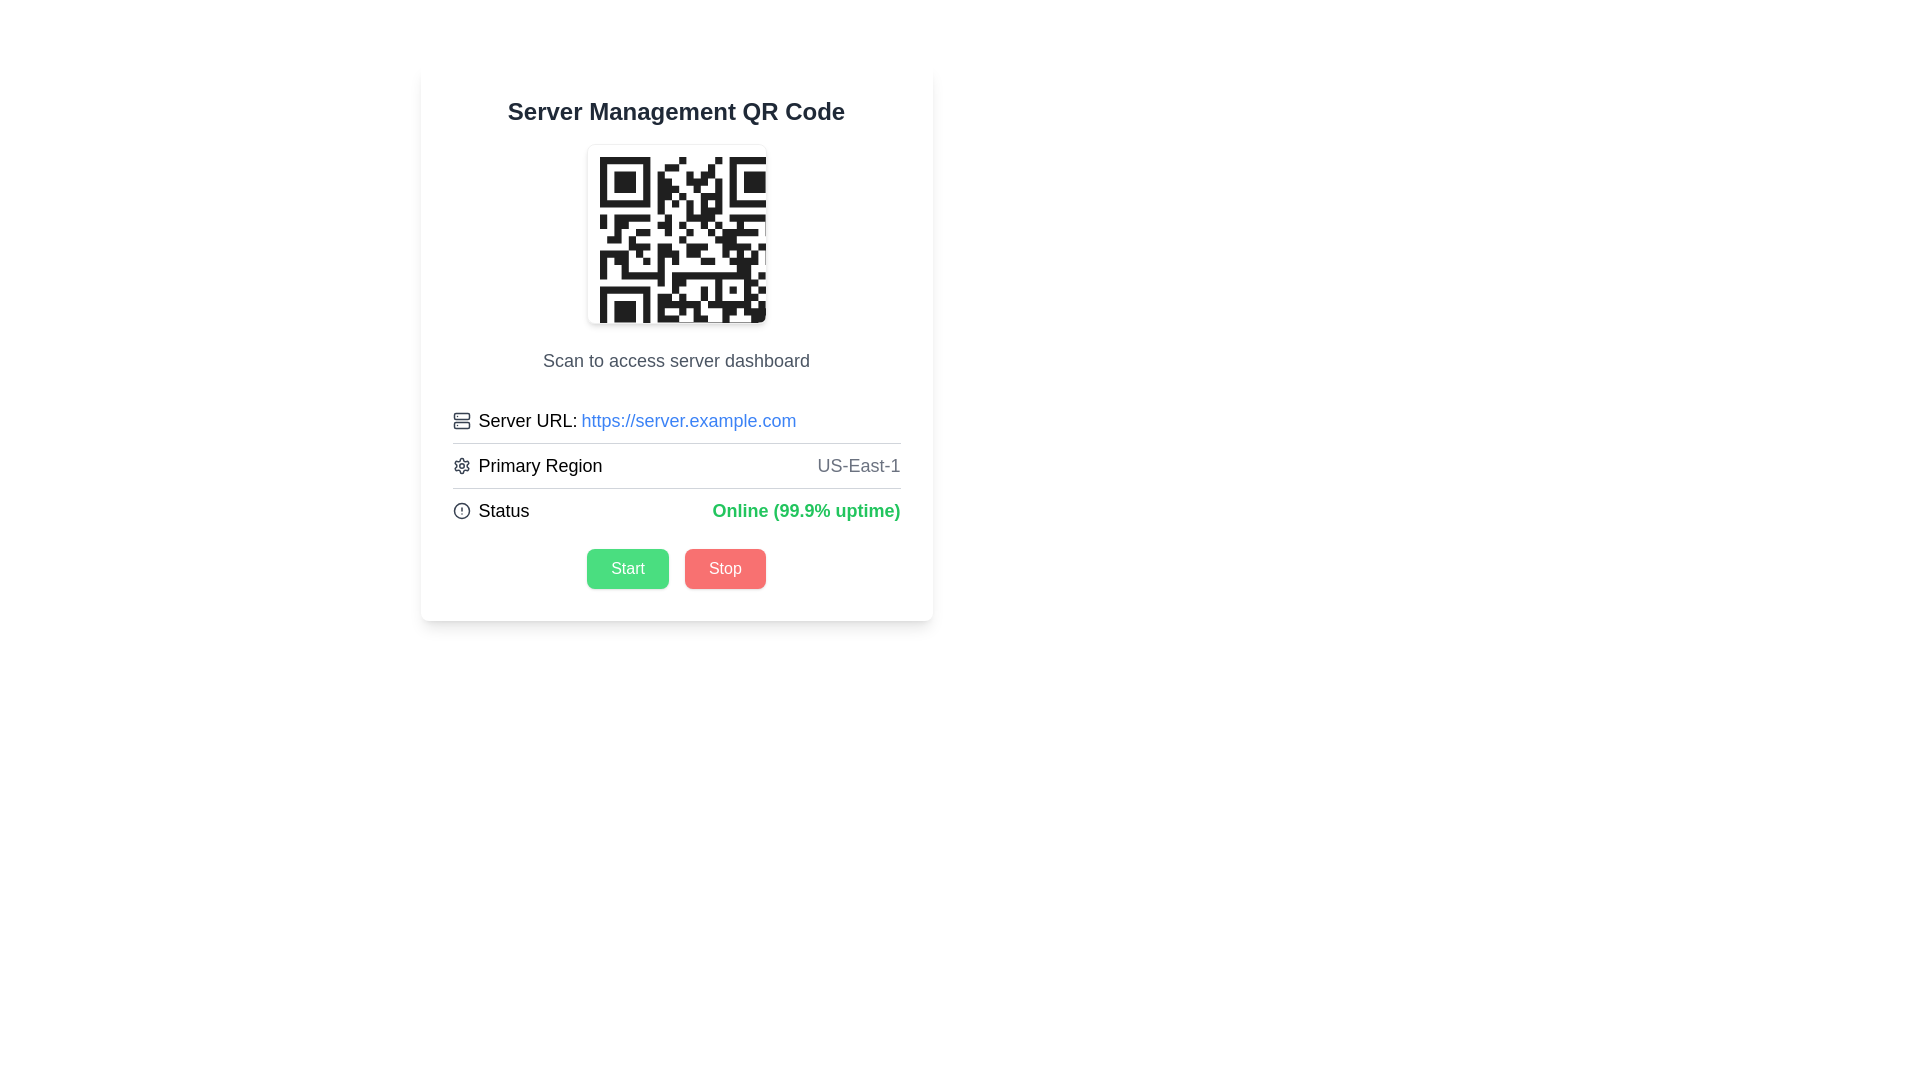 This screenshot has width=1920, height=1080. I want to click on the gear icon located to the left of the 'Primary Region' label in the 'Server Management QR Code' section, so click(460, 466).